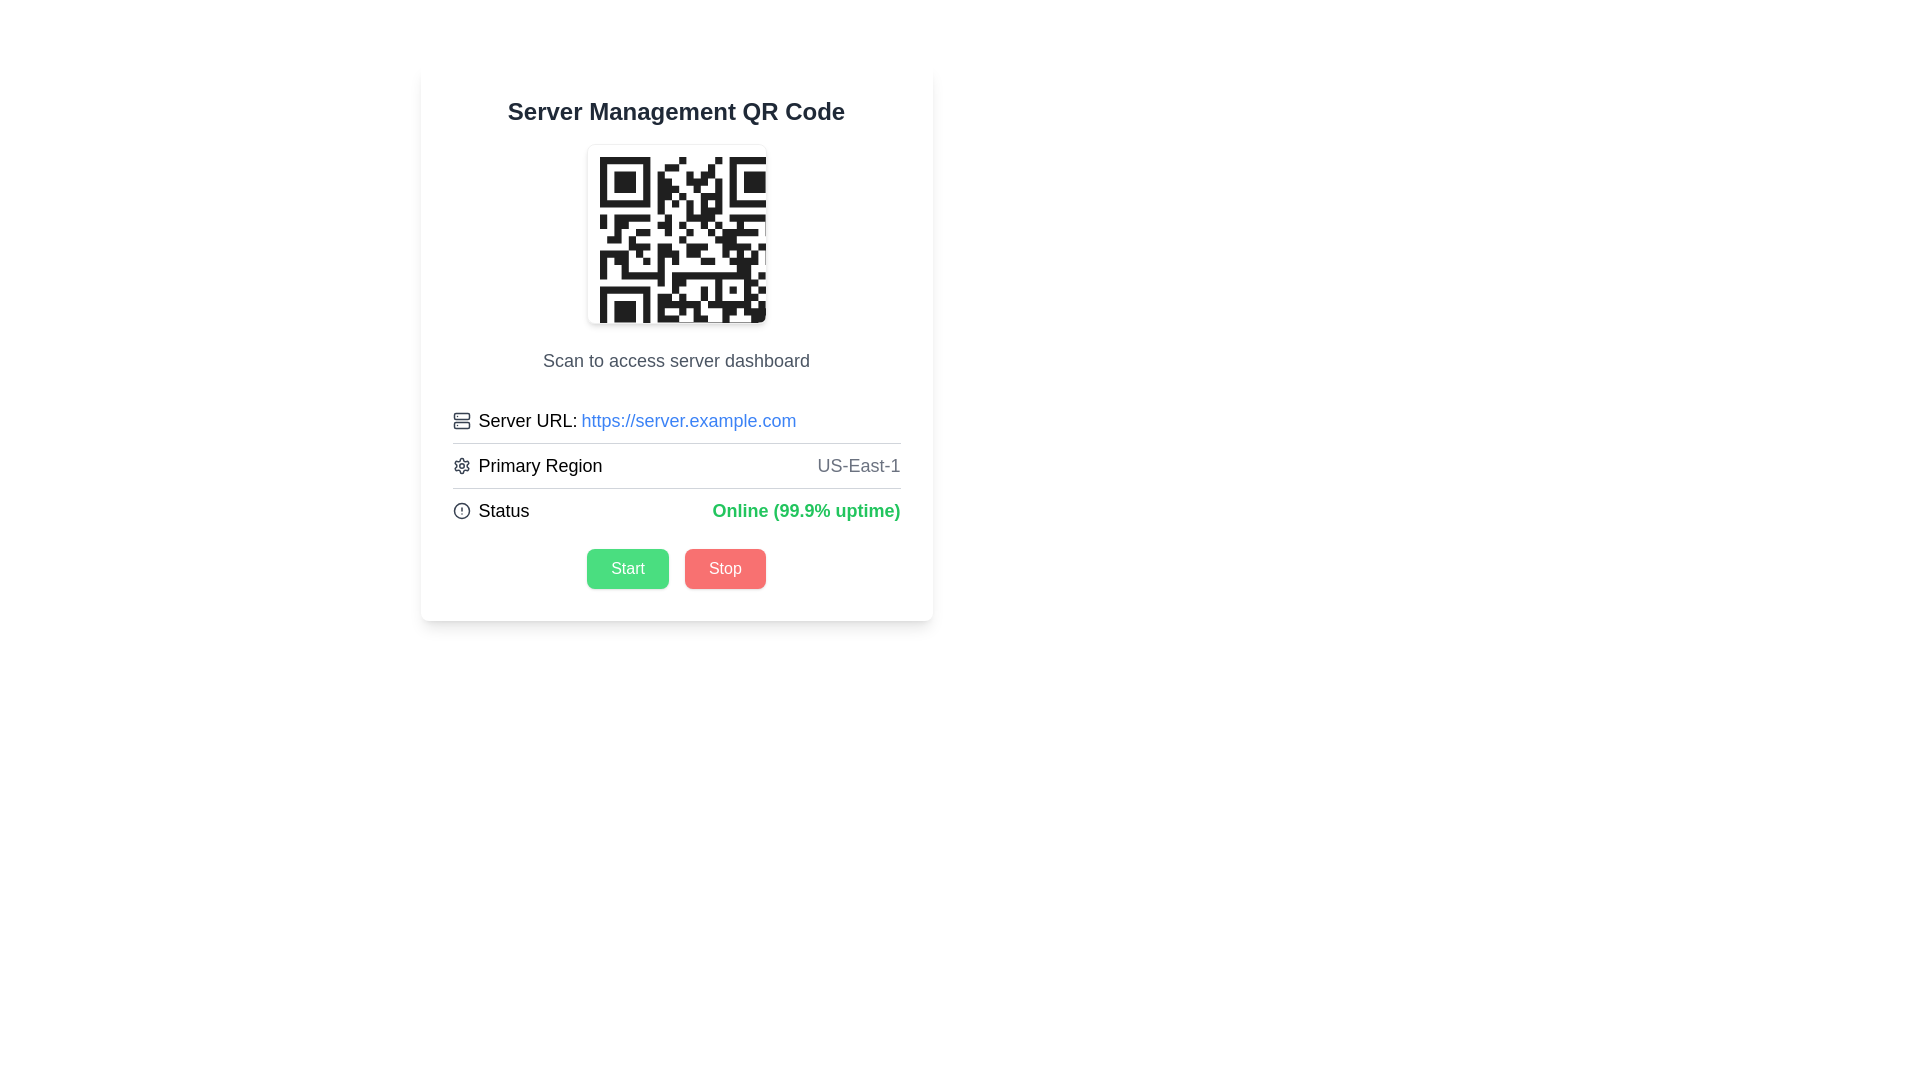 This screenshot has width=1920, height=1080. I want to click on the gear icon located to the left of the 'Primary Region' label in the 'Server Management QR Code' section, so click(460, 466).